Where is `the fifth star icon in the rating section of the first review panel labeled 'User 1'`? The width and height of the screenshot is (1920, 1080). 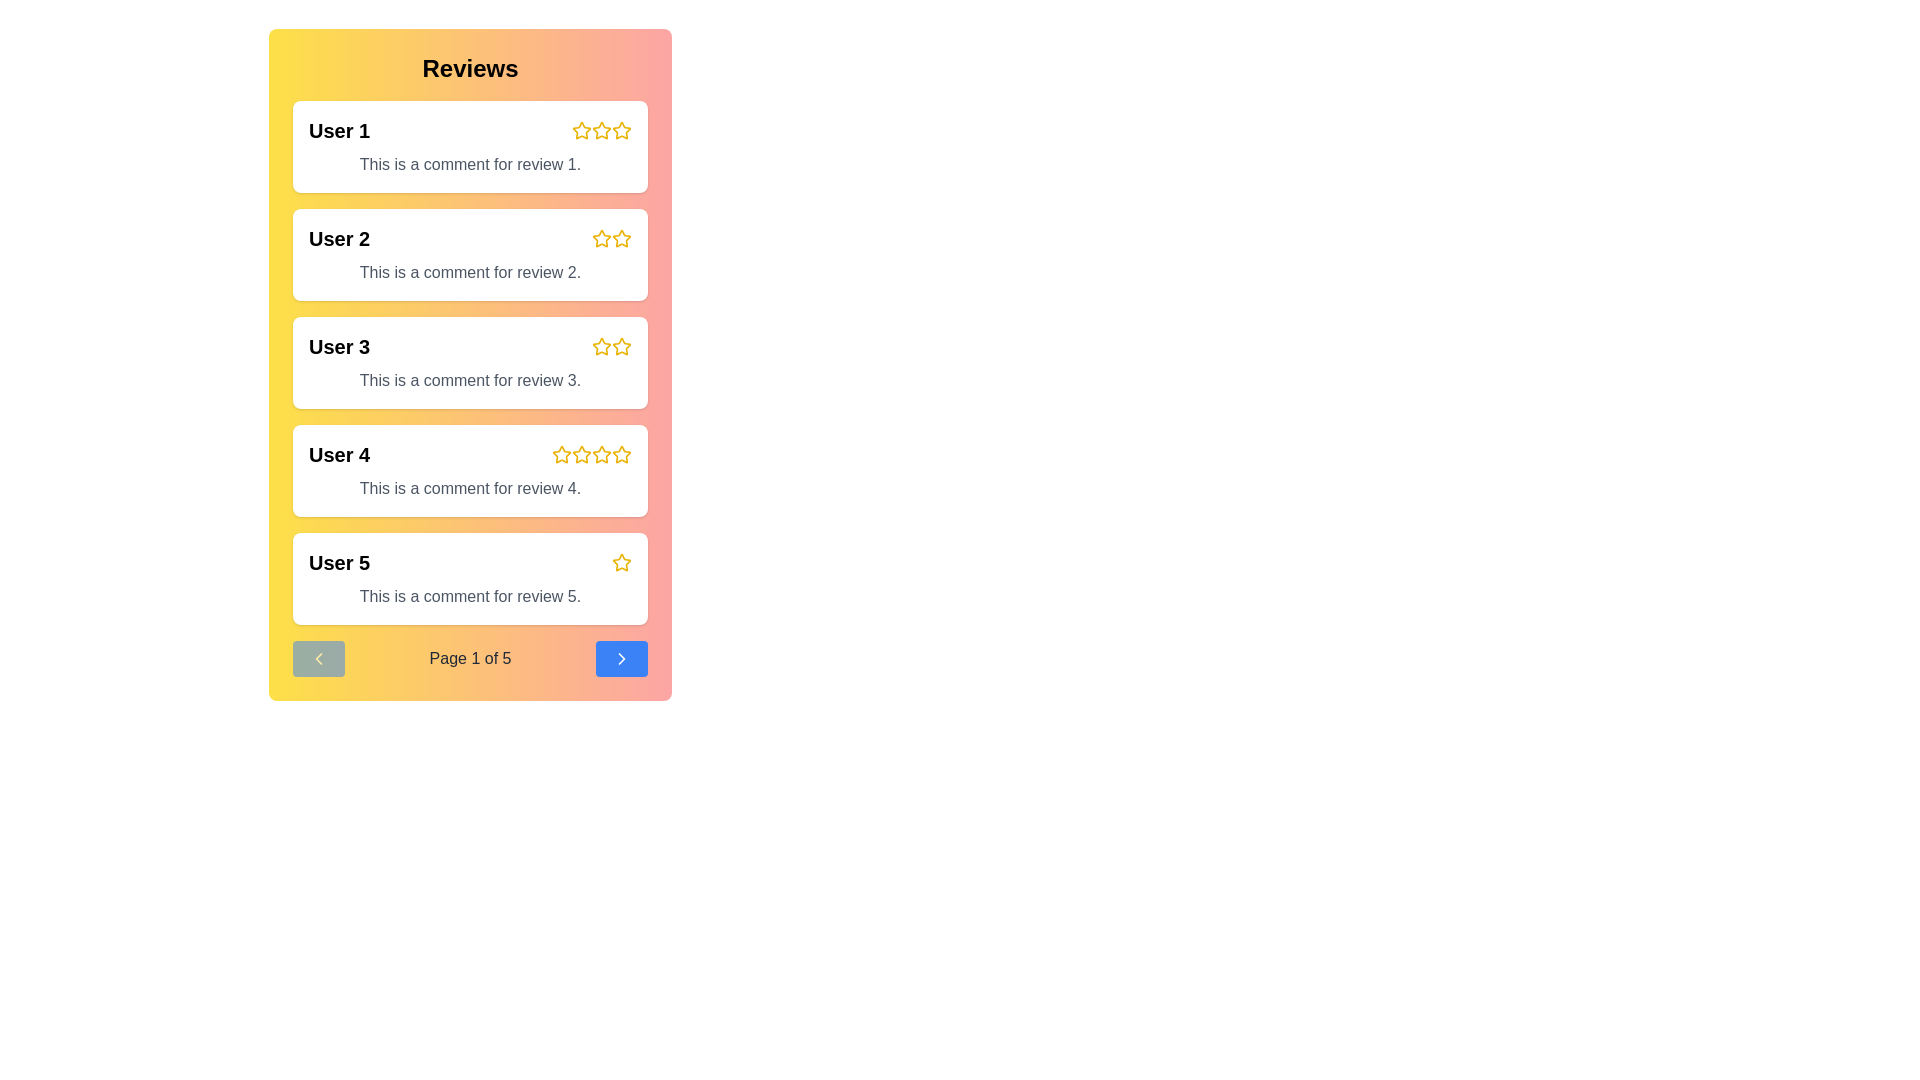 the fifth star icon in the rating section of the first review panel labeled 'User 1' is located at coordinates (621, 131).